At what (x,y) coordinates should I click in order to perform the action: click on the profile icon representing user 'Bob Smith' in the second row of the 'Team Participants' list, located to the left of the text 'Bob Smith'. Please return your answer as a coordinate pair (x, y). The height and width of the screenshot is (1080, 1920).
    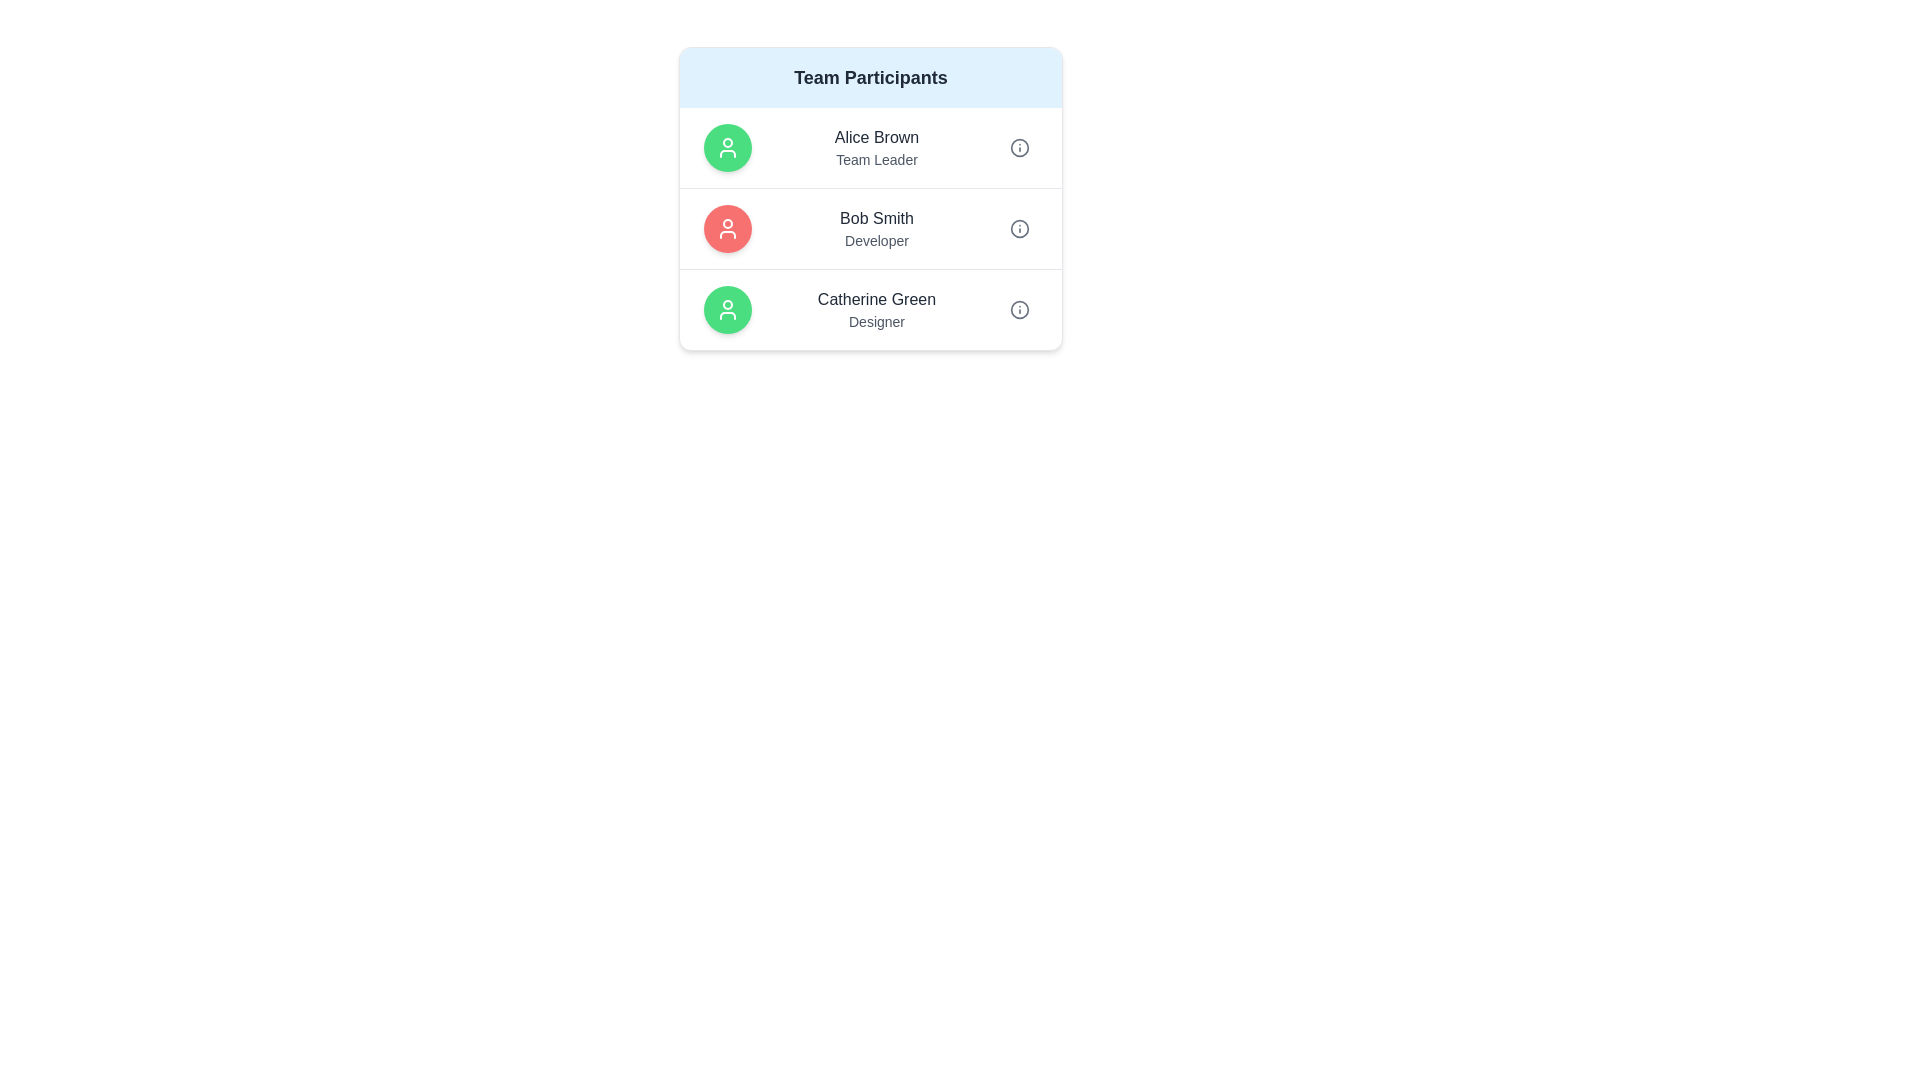
    Looking at the image, I should click on (727, 227).